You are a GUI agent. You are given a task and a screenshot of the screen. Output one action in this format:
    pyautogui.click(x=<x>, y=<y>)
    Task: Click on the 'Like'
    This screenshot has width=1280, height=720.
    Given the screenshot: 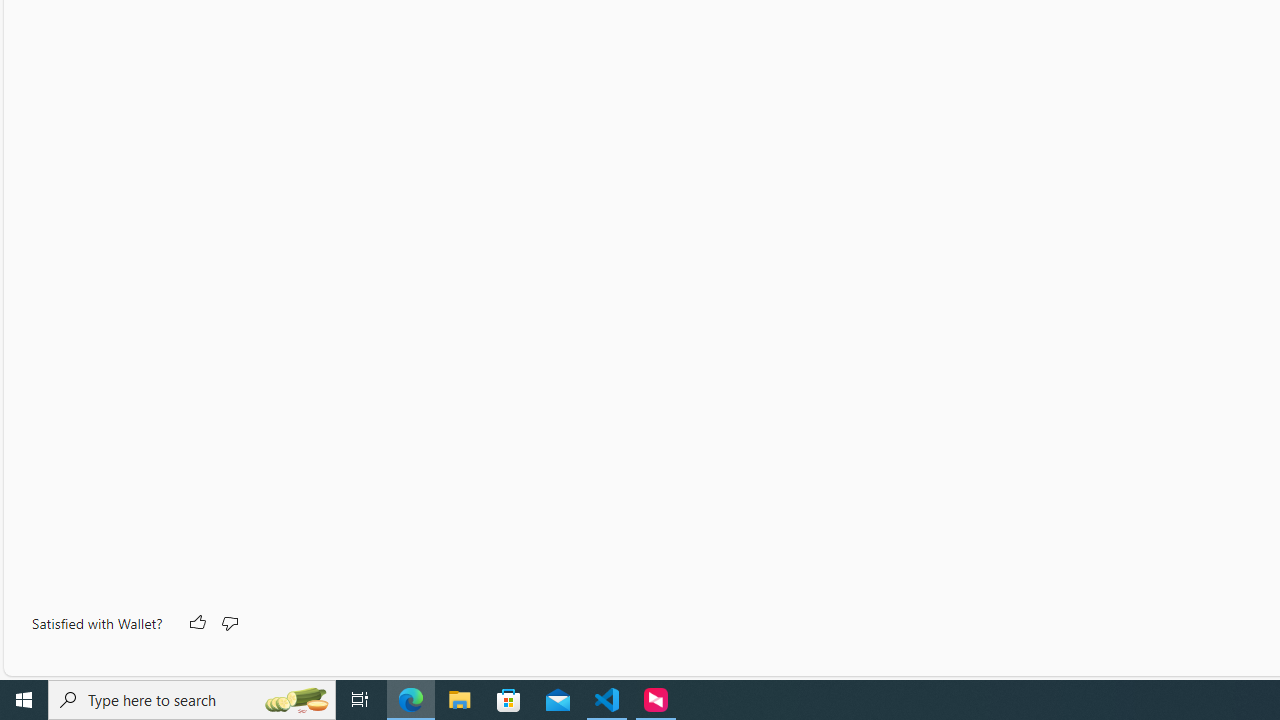 What is the action you would take?
    pyautogui.click(x=197, y=622)
    